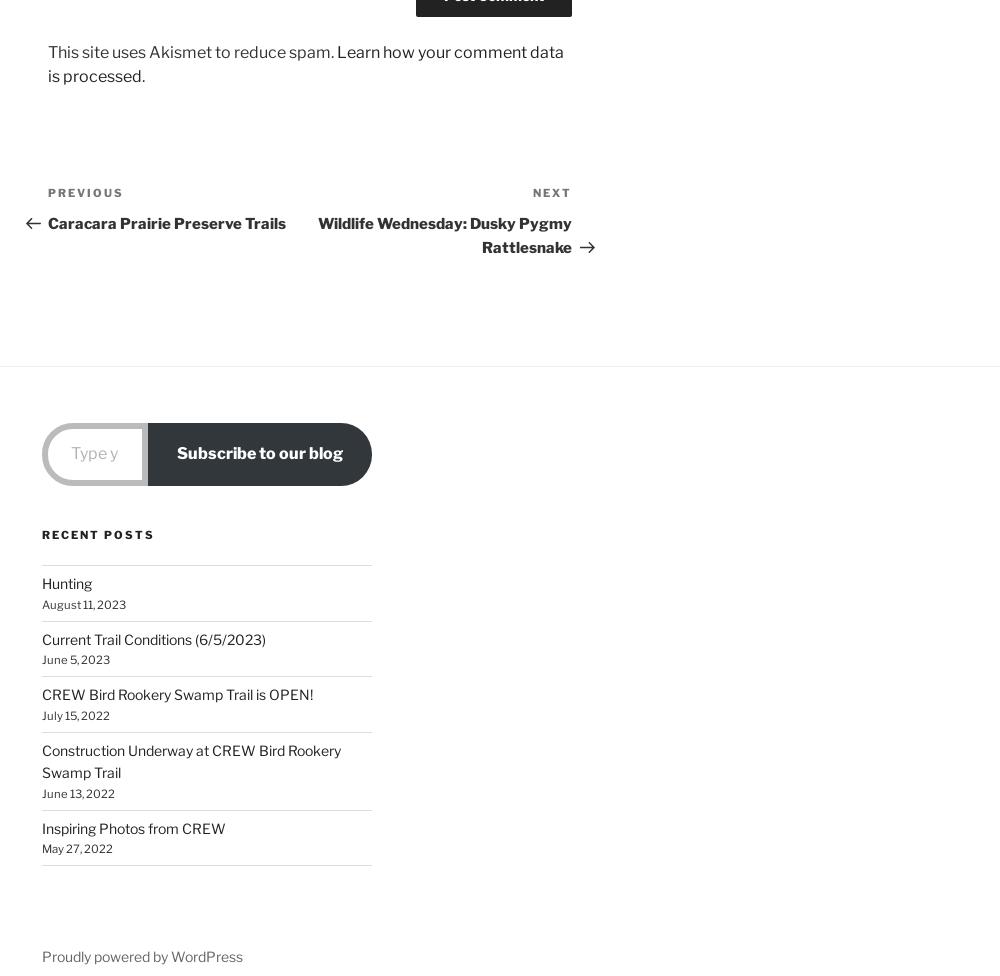  What do you see at coordinates (134, 827) in the screenshot?
I see `'Inspiring Photos from CREW'` at bounding box center [134, 827].